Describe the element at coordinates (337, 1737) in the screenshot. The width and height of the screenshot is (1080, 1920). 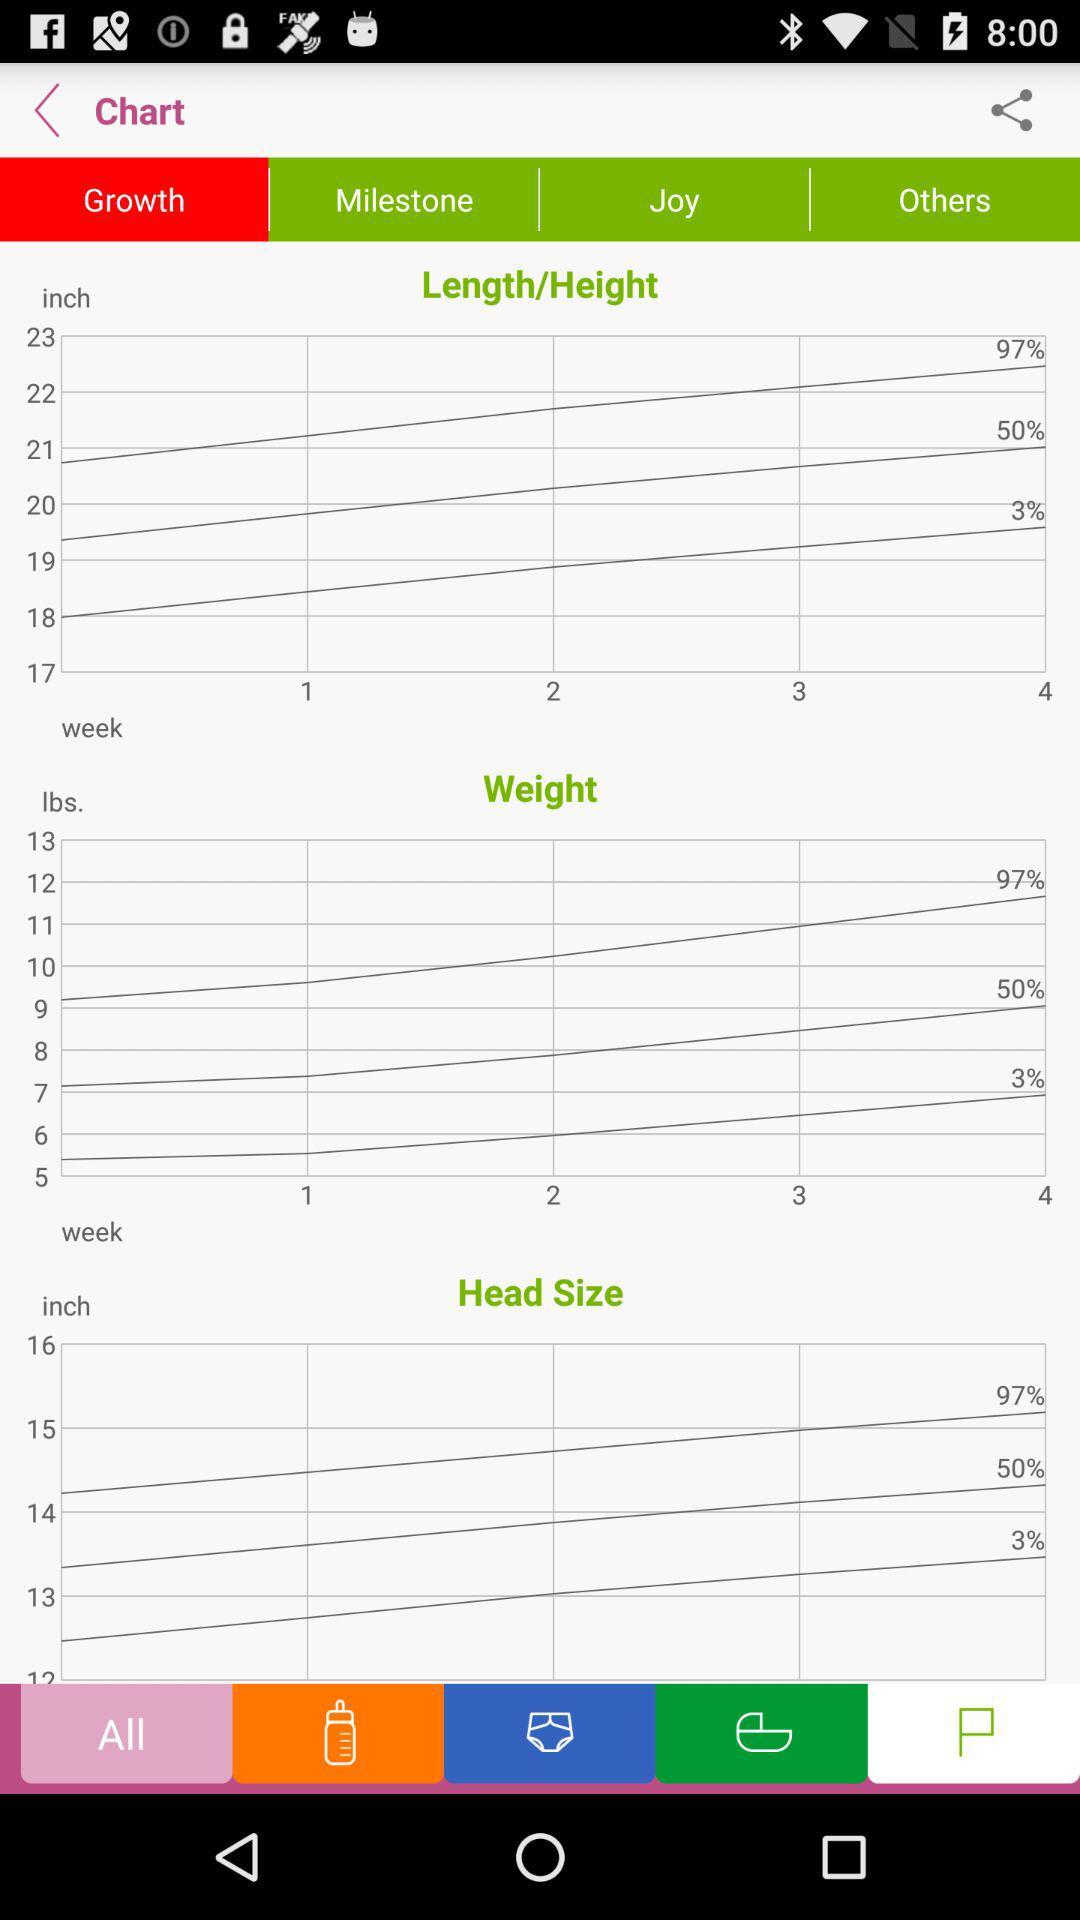
I see `food records` at that location.